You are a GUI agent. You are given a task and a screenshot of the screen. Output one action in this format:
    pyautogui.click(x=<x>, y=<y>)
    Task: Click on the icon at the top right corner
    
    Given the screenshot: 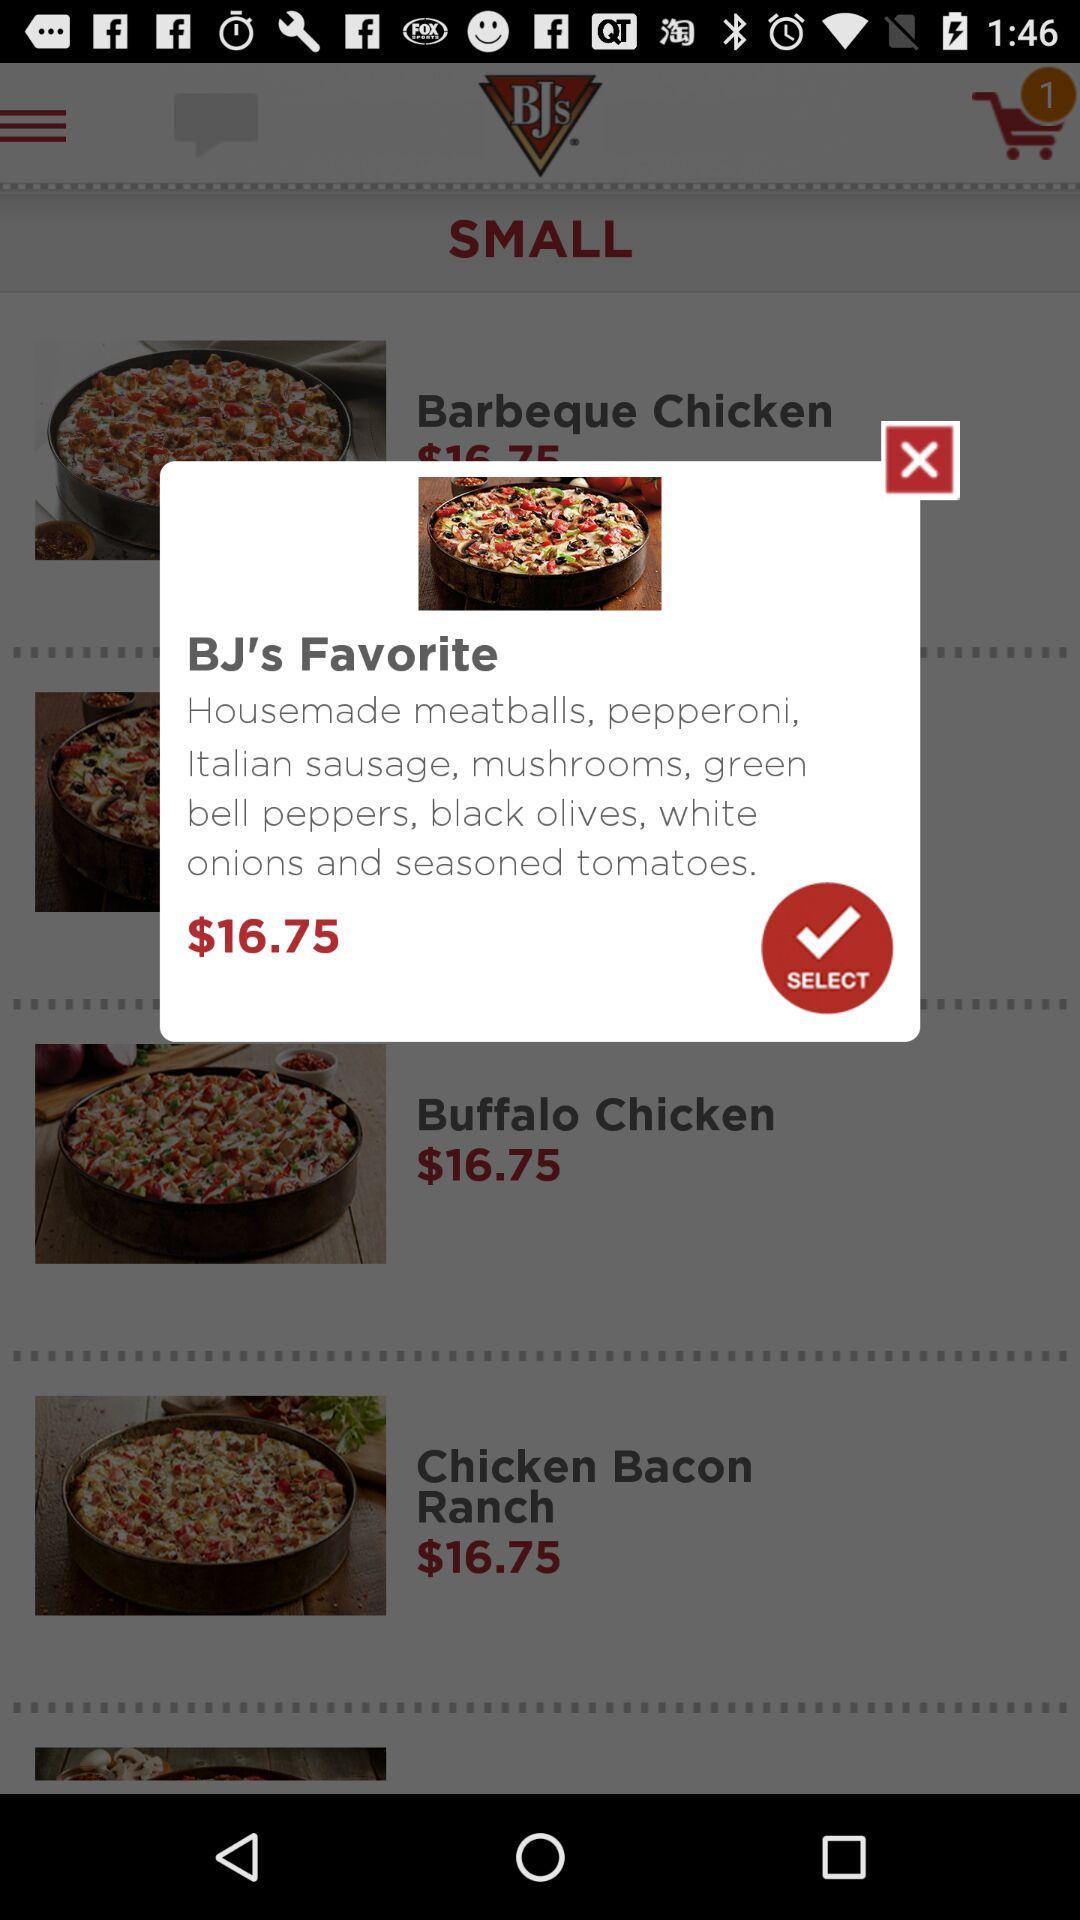 What is the action you would take?
    pyautogui.click(x=920, y=459)
    